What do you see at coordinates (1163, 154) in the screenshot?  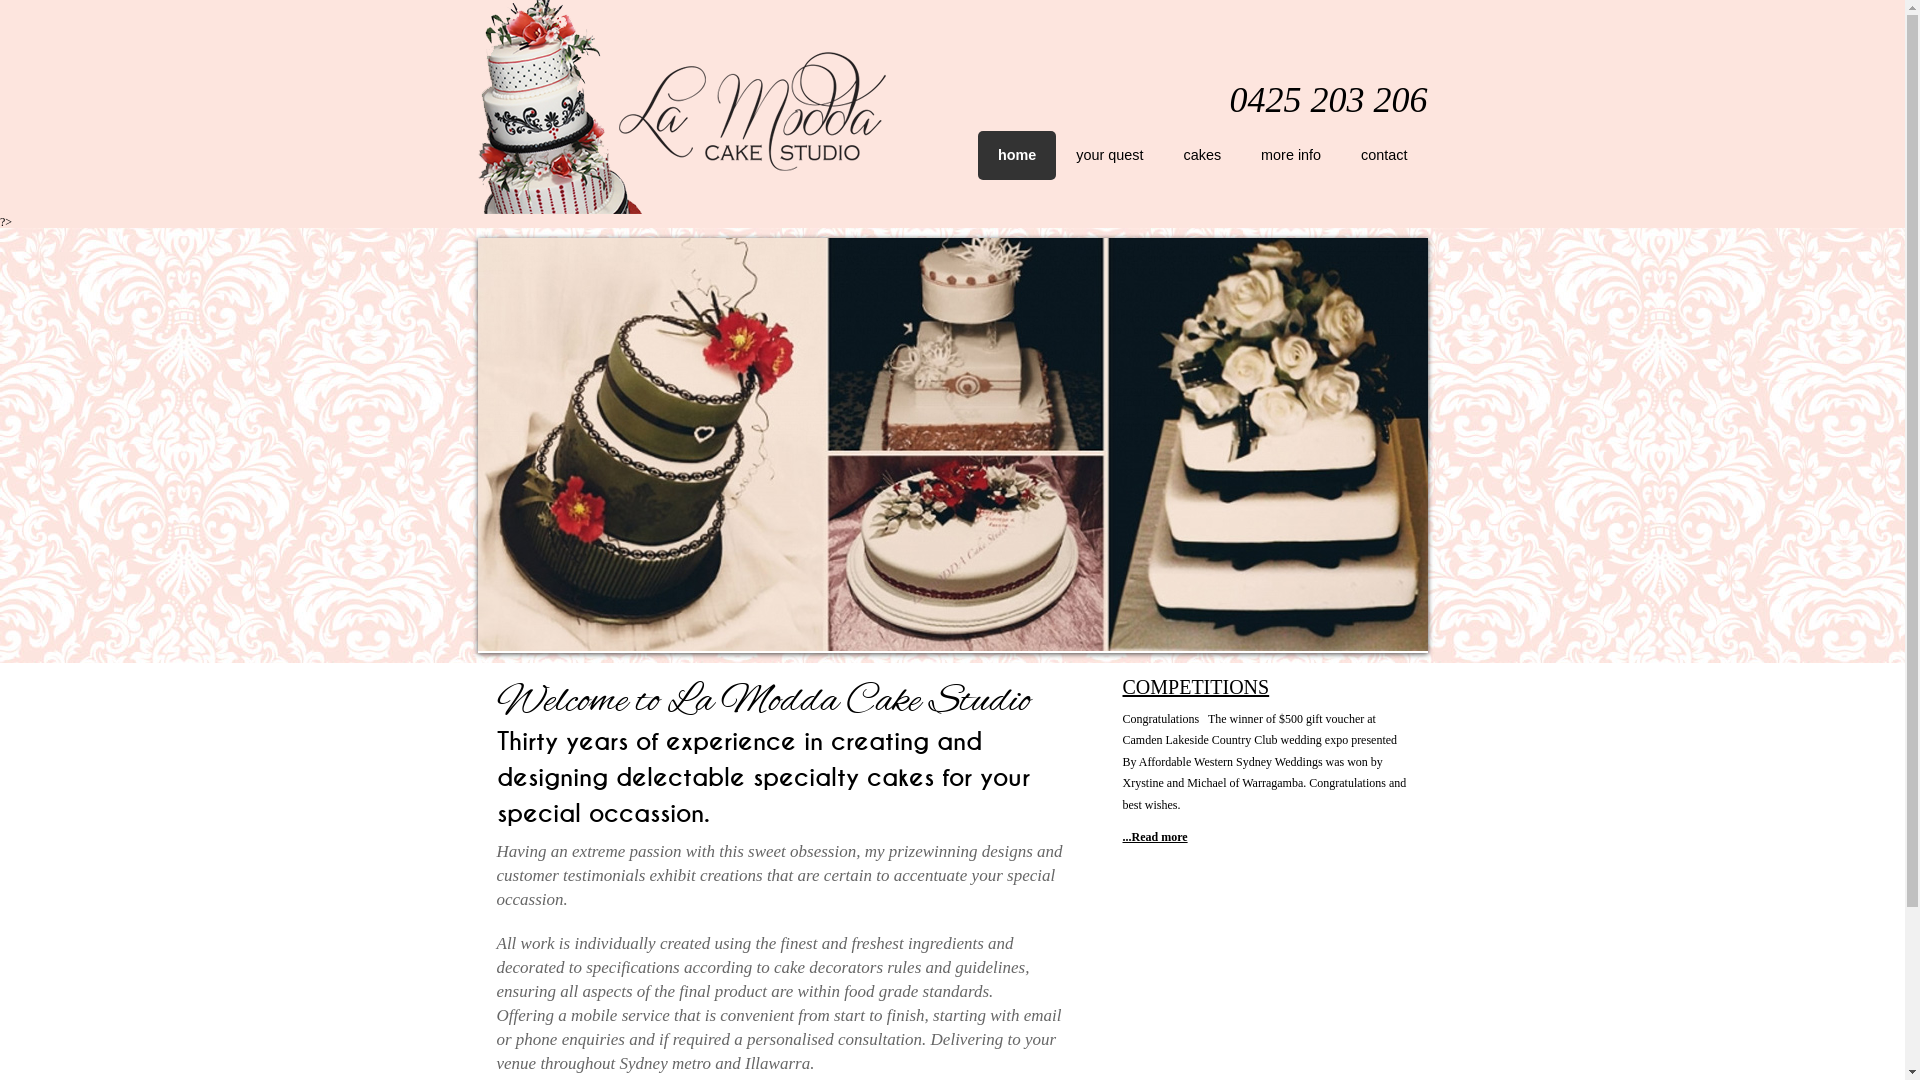 I see `'cakes'` at bounding box center [1163, 154].